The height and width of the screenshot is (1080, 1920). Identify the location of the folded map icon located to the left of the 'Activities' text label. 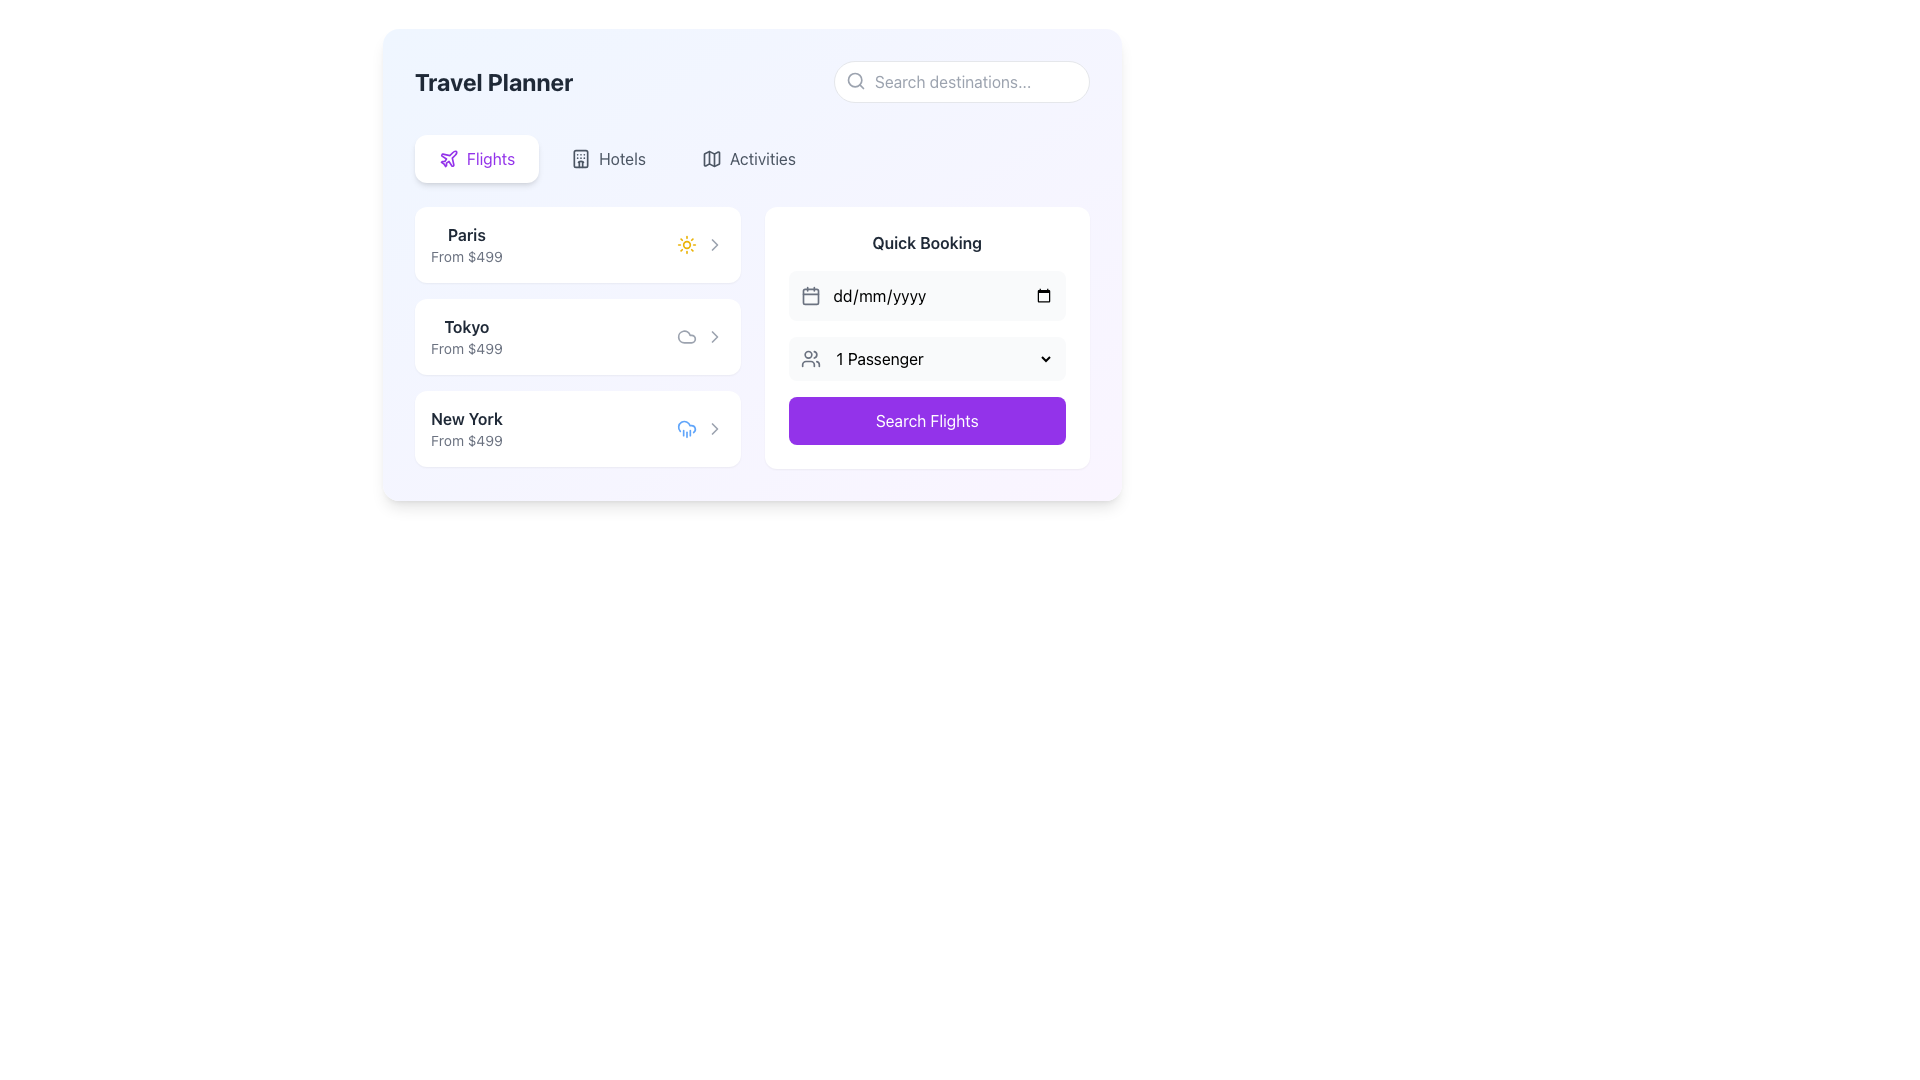
(711, 157).